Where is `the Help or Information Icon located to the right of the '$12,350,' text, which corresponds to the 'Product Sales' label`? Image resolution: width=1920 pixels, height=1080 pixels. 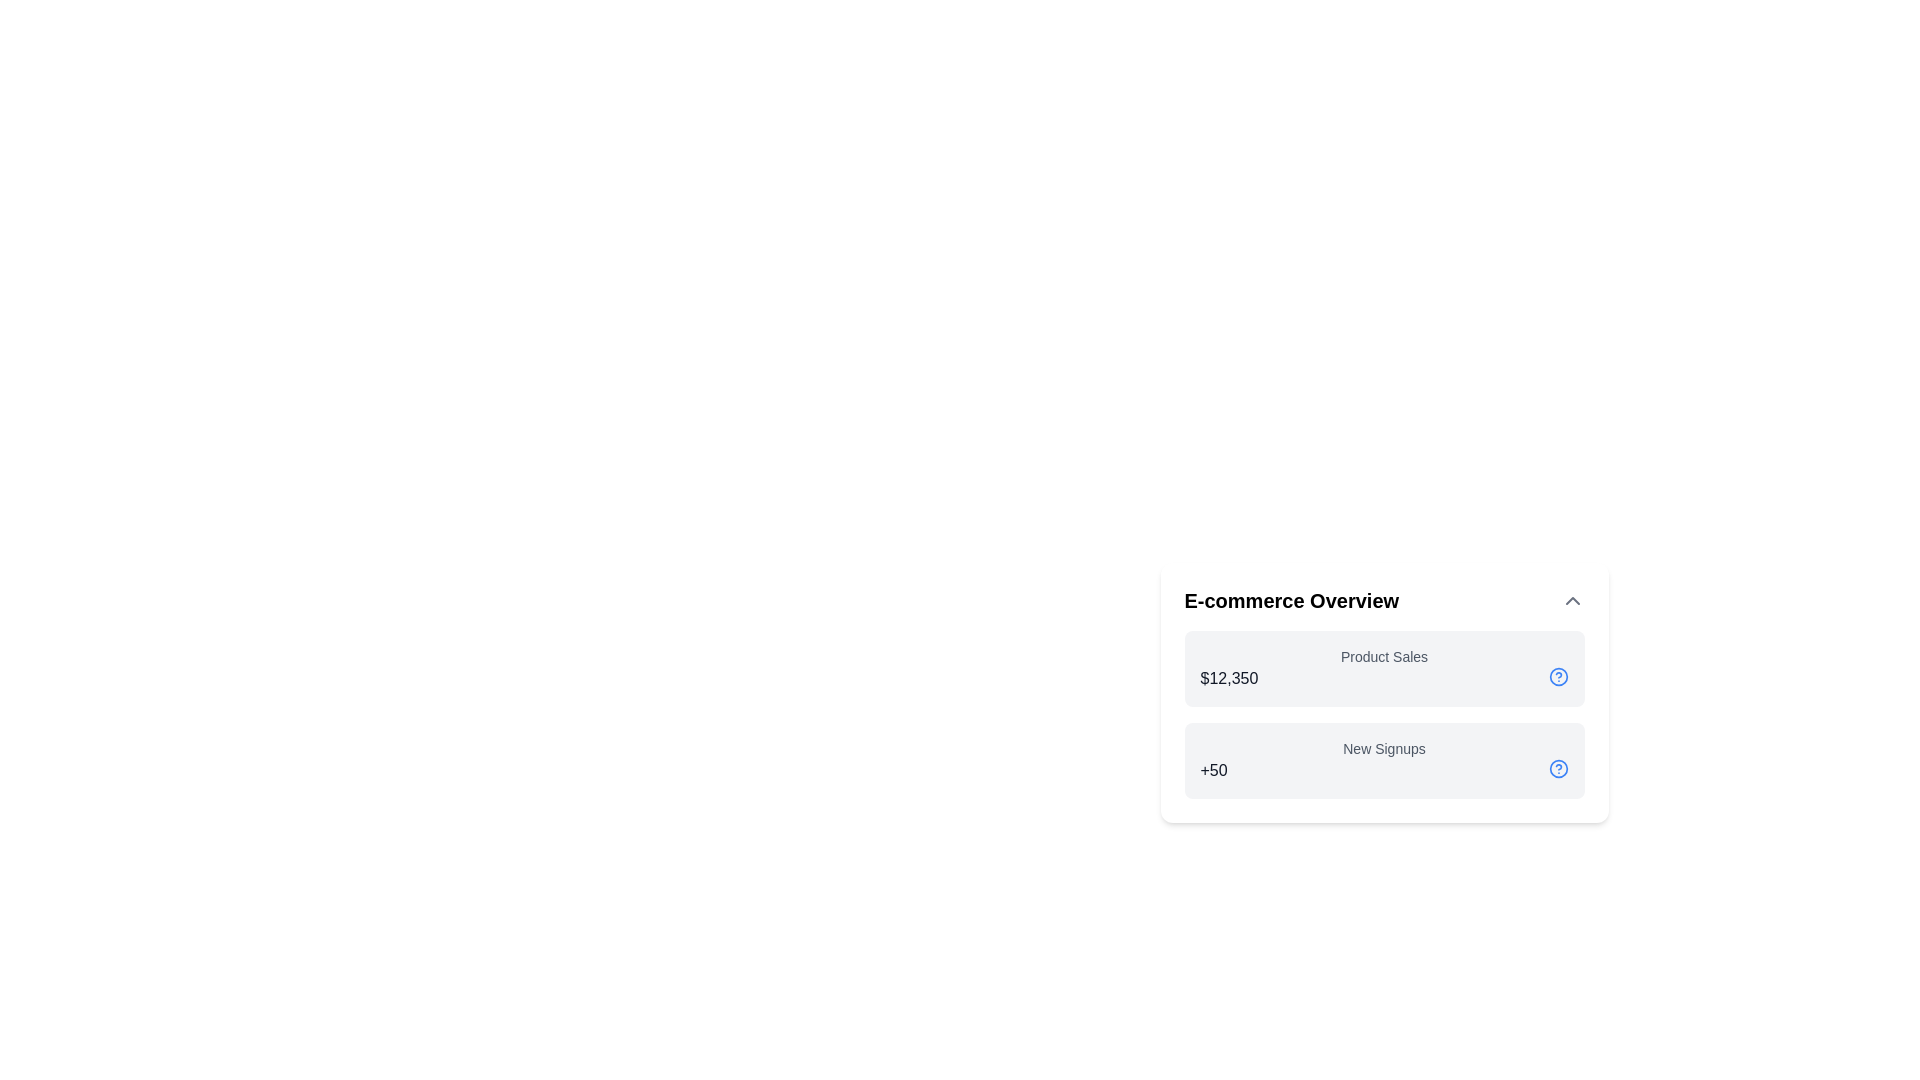
the Help or Information Icon located to the right of the '$12,350,' text, which corresponds to the 'Product Sales' label is located at coordinates (1557, 676).